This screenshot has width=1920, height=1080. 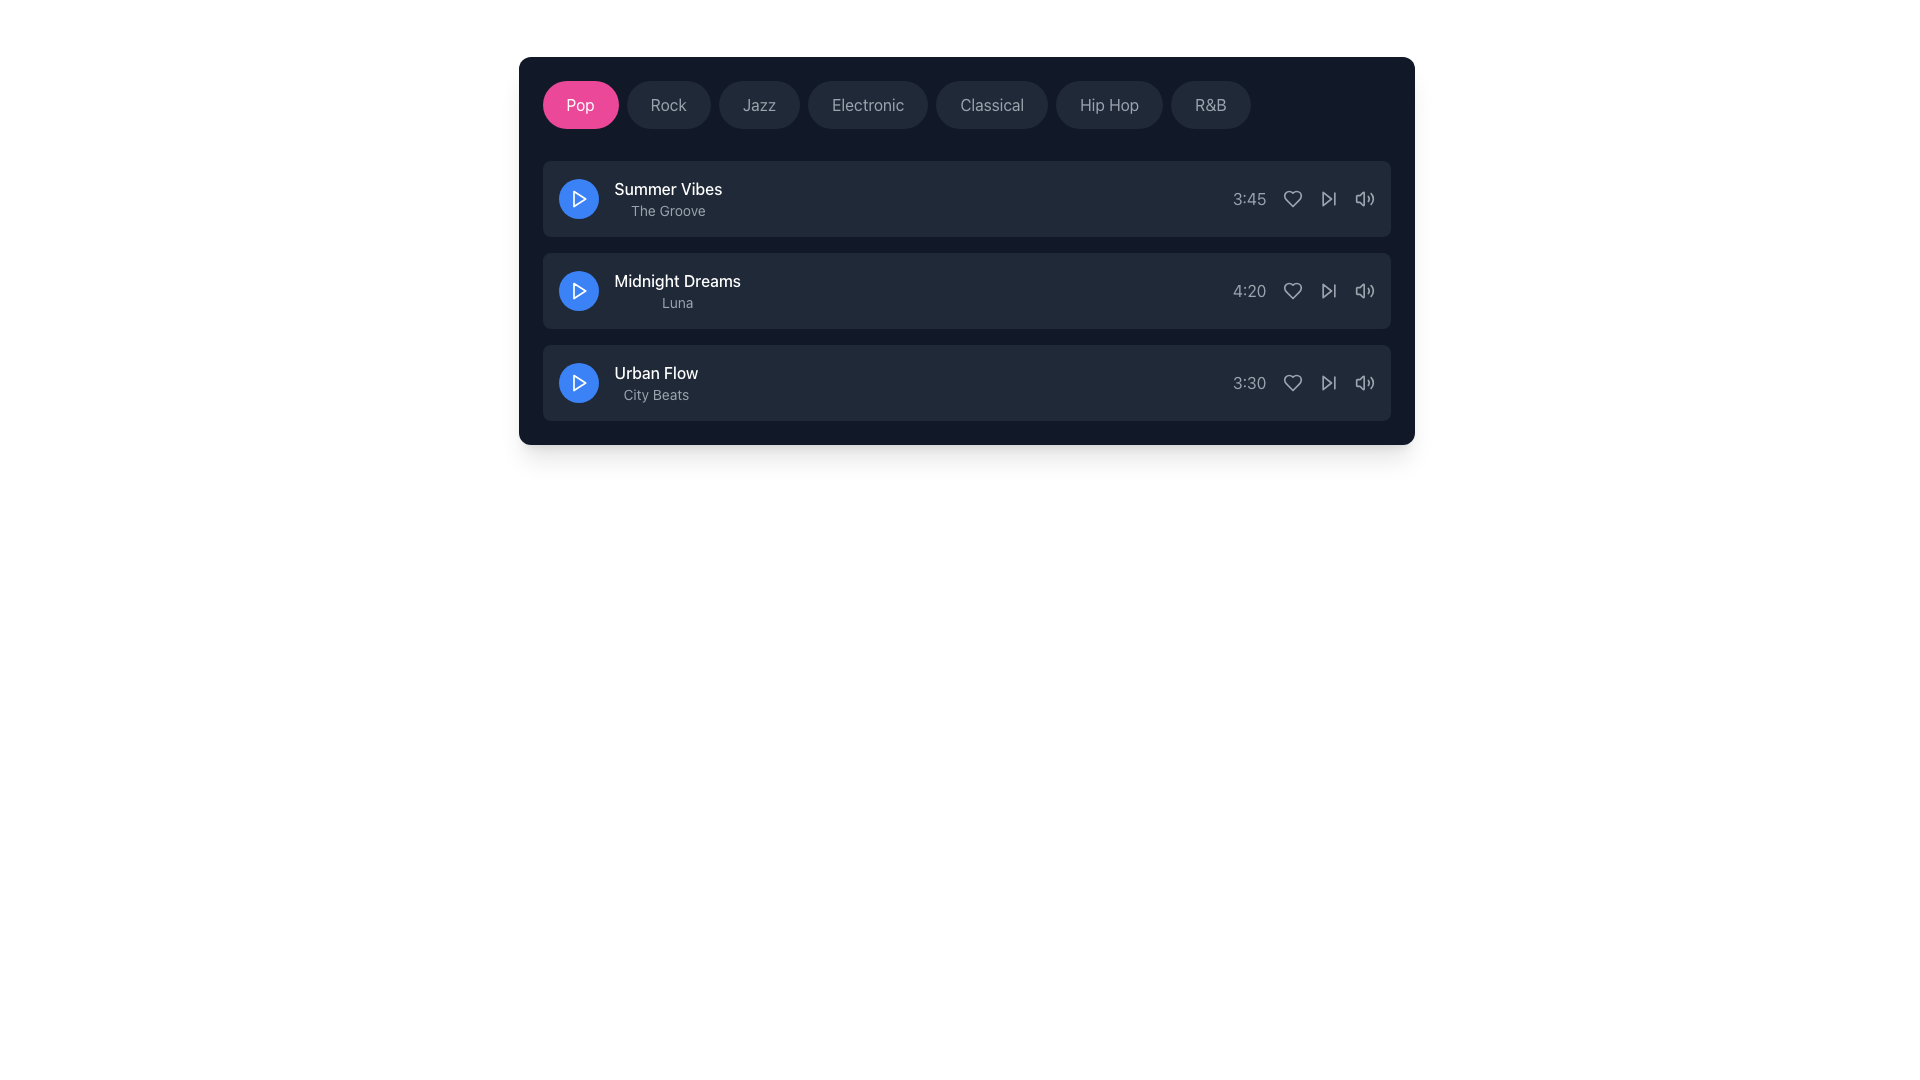 What do you see at coordinates (677, 303) in the screenshot?
I see `the text label displaying 'Luna', which is located below 'Midnight Dreams' in the second row of the playlist section` at bounding box center [677, 303].